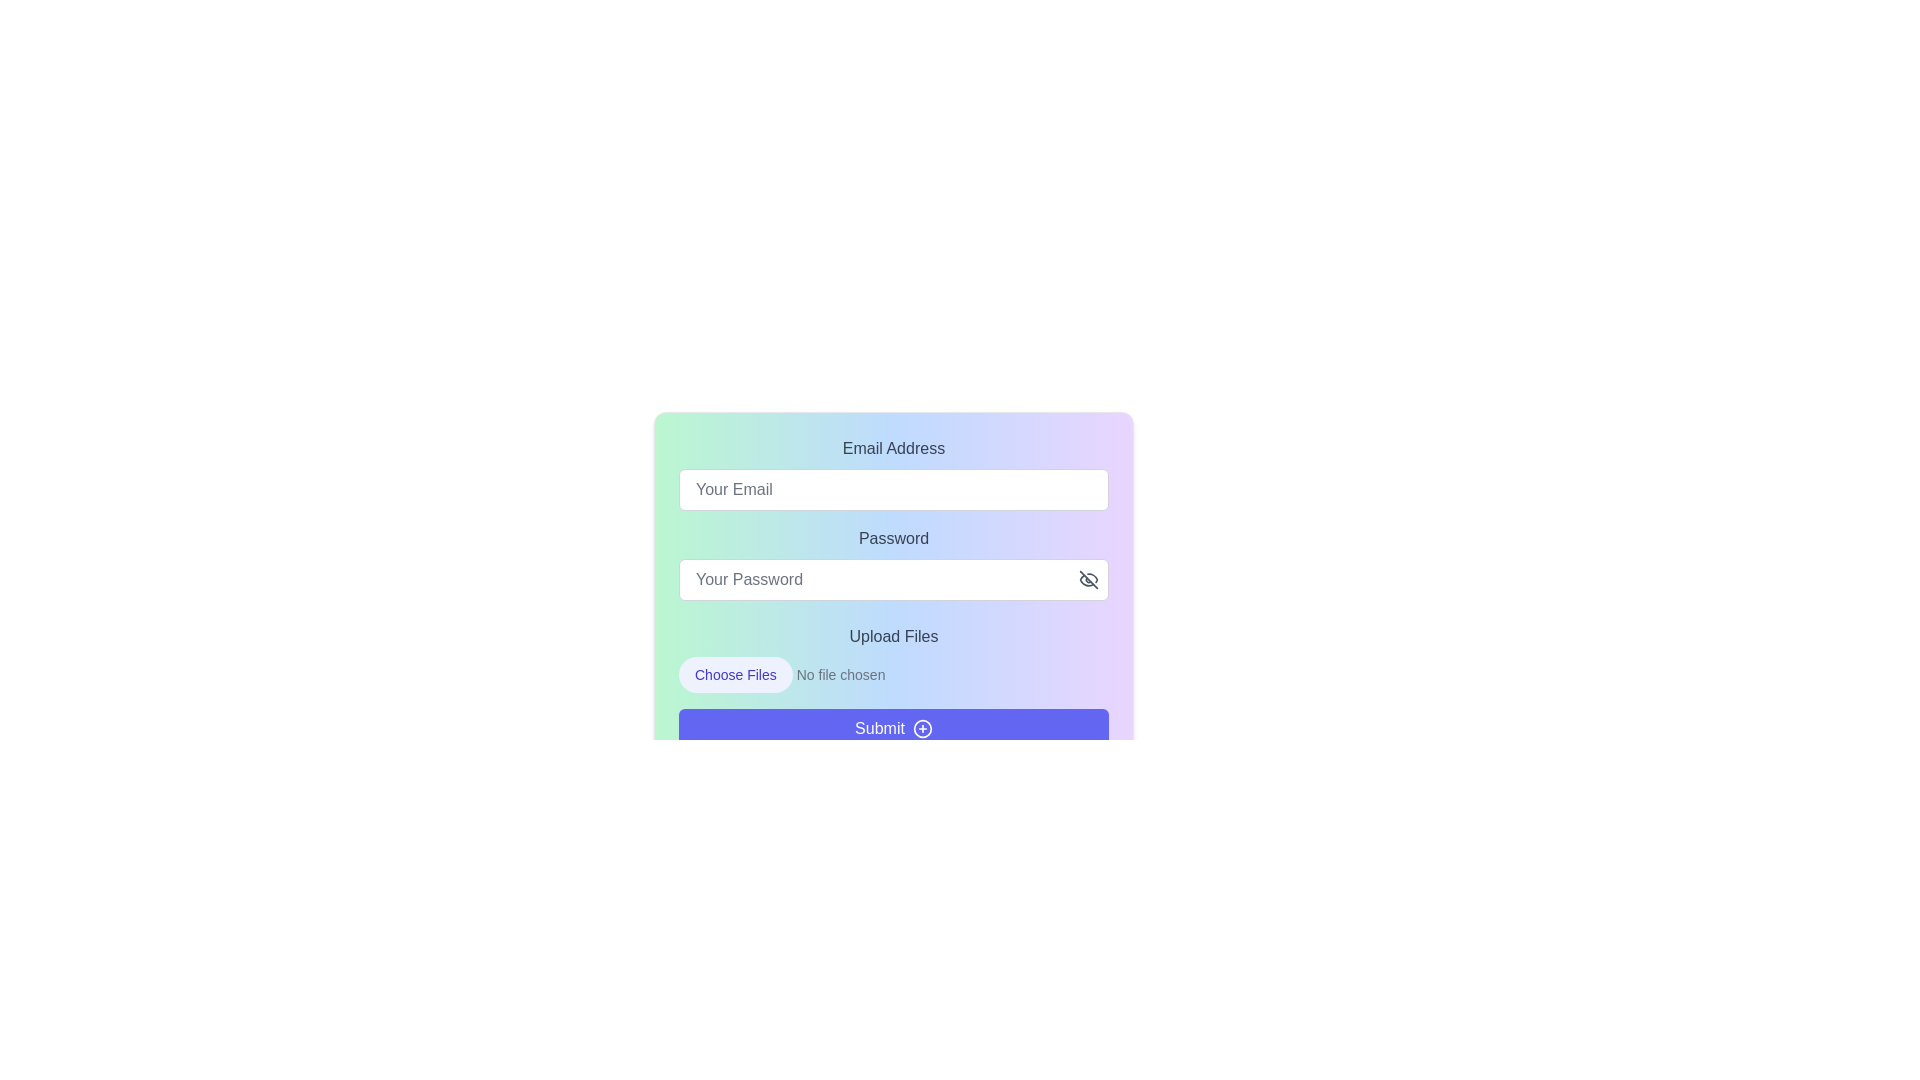 This screenshot has height=1080, width=1920. I want to click on the diagonal line graphic element that indicates the 'hidden password' functionality, part of the eye-off icon in the password entry field, so click(1088, 579).